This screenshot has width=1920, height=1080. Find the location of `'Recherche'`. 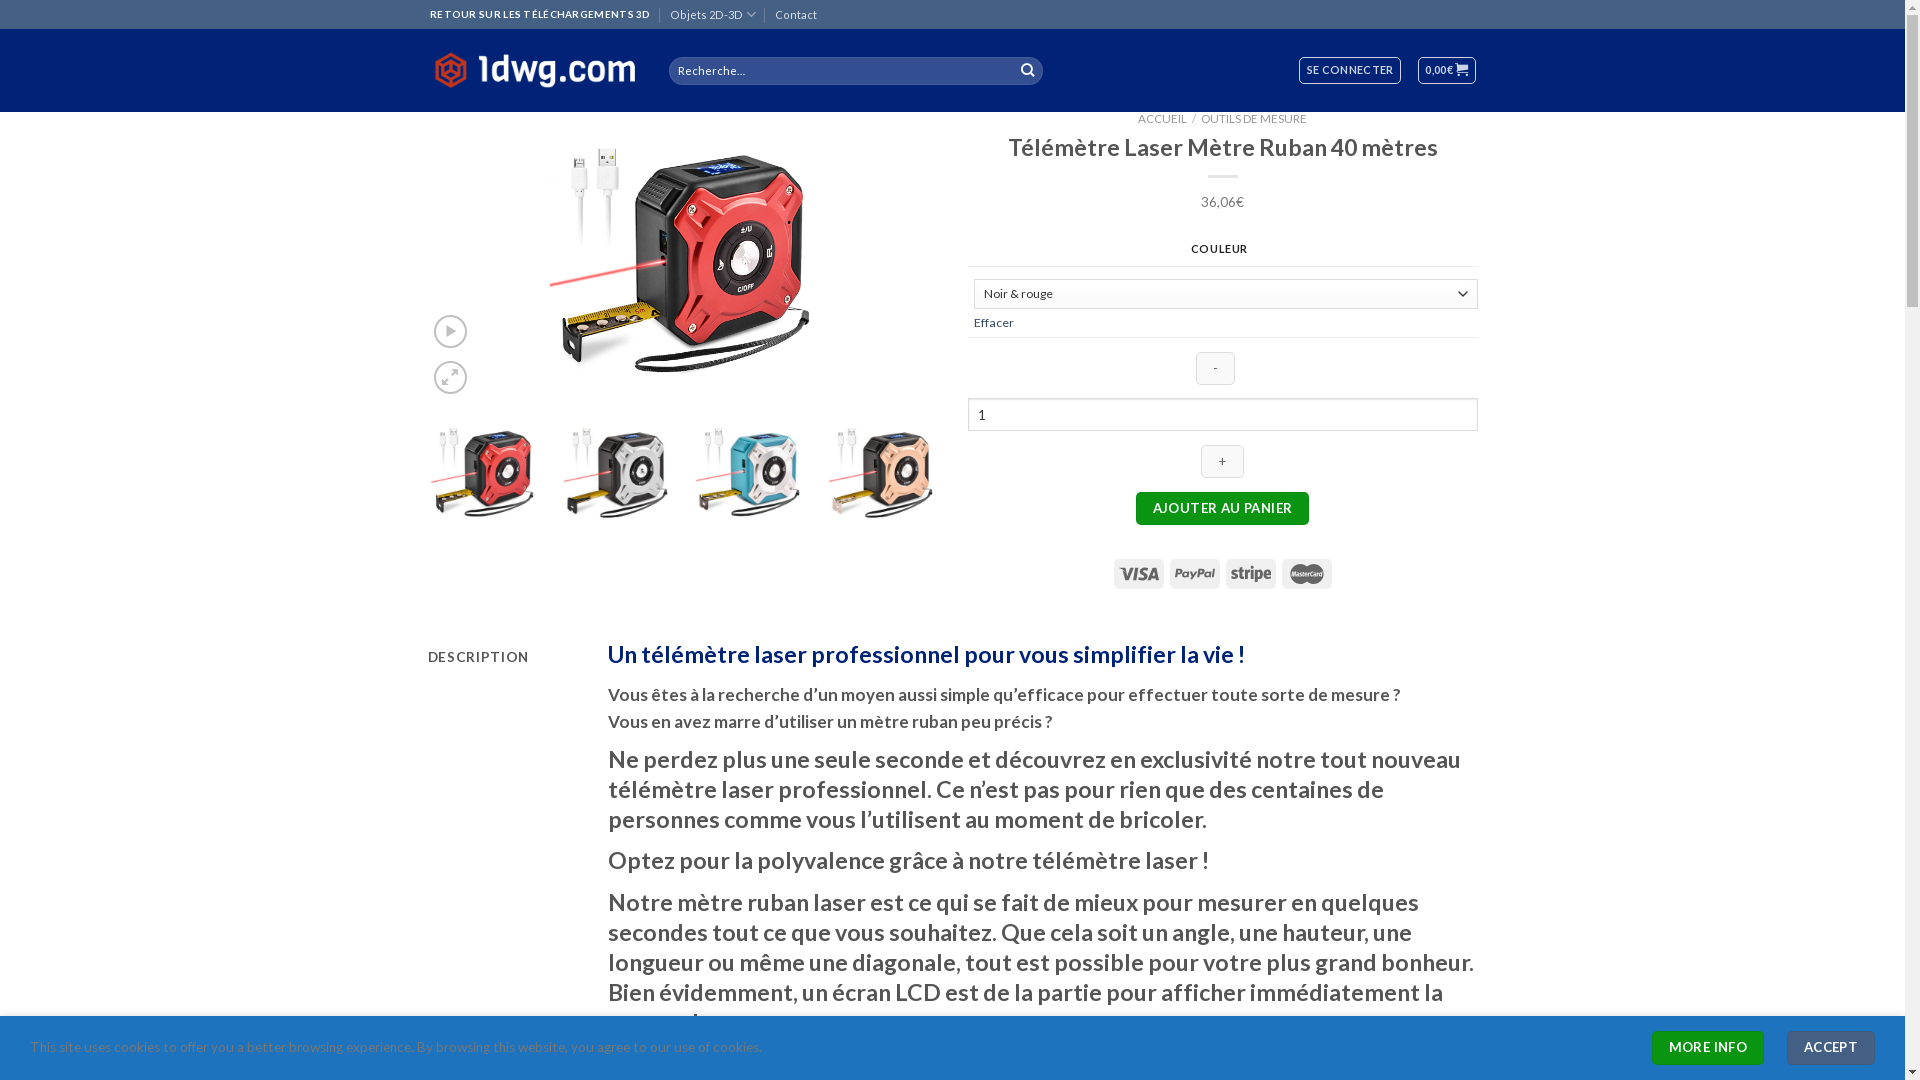

'Recherche' is located at coordinates (1027, 69).